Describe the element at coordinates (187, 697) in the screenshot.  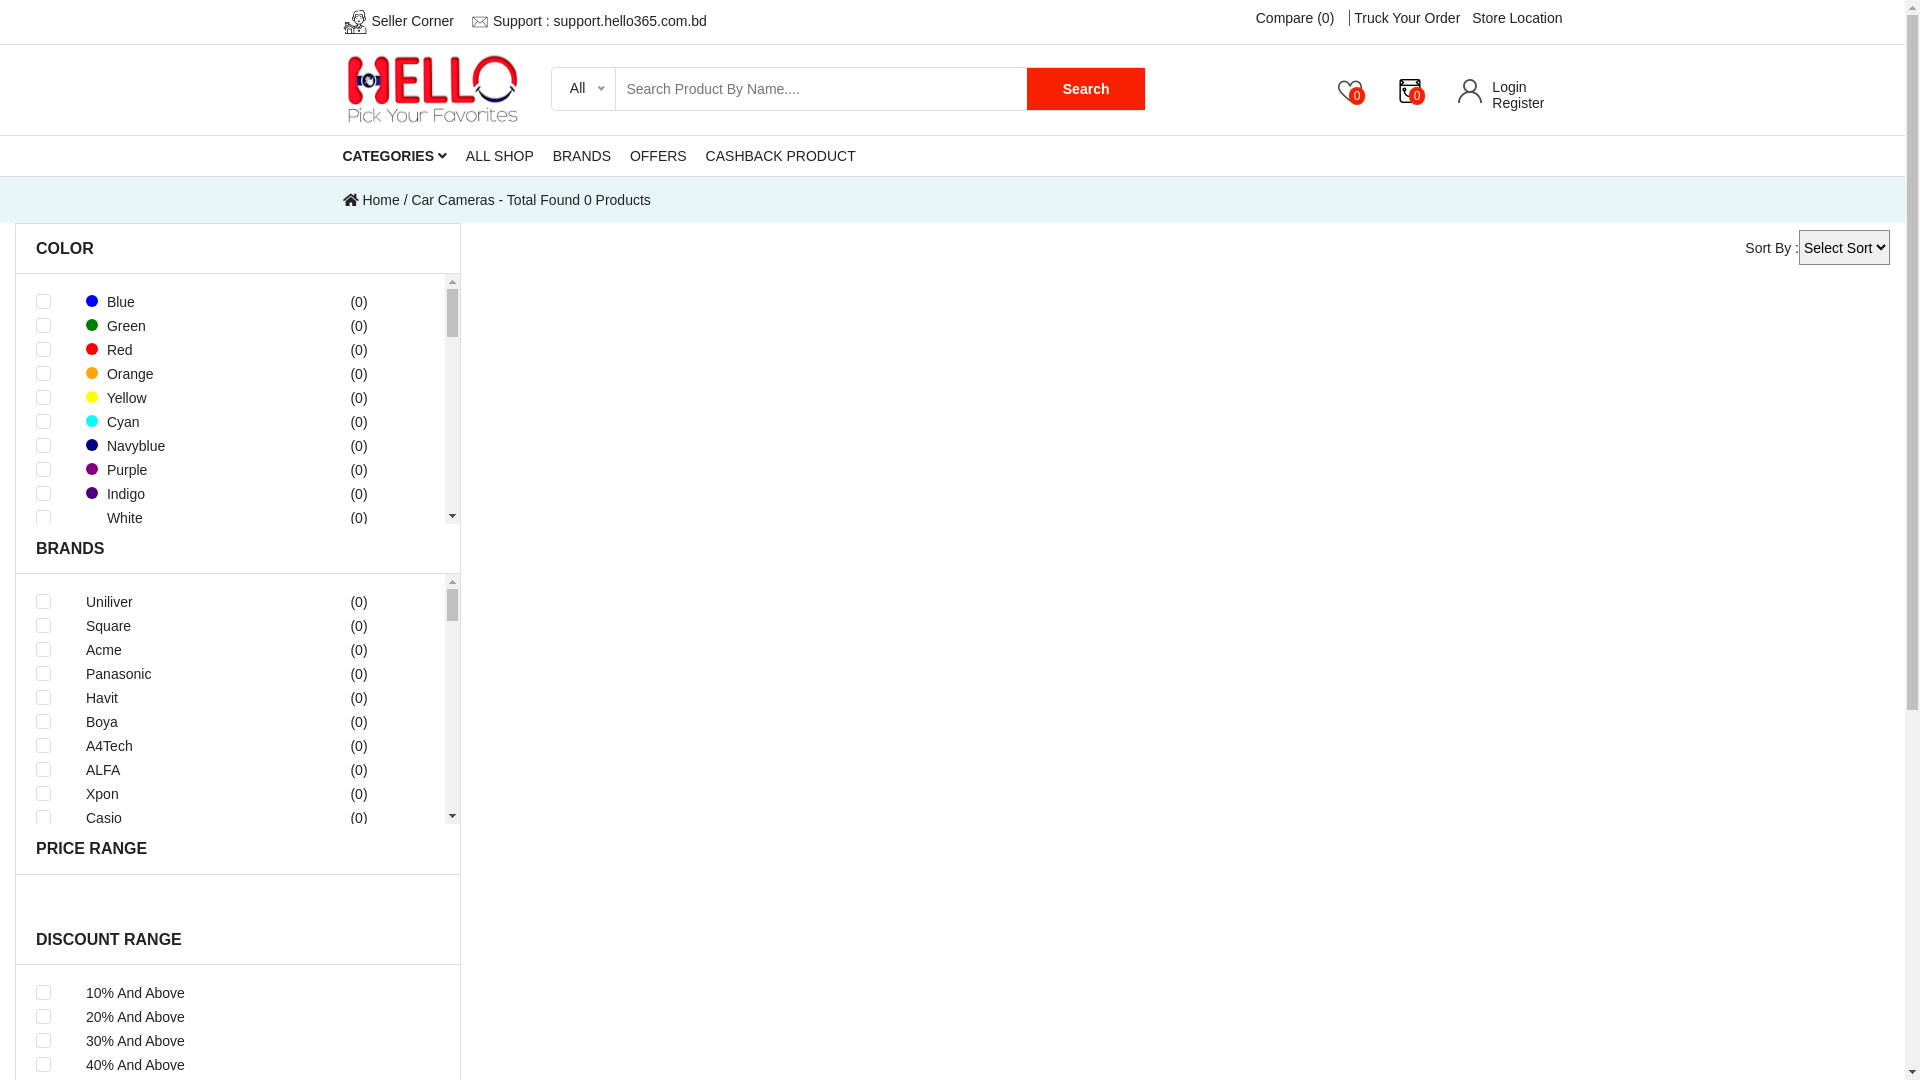
I see `'Havit'` at that location.